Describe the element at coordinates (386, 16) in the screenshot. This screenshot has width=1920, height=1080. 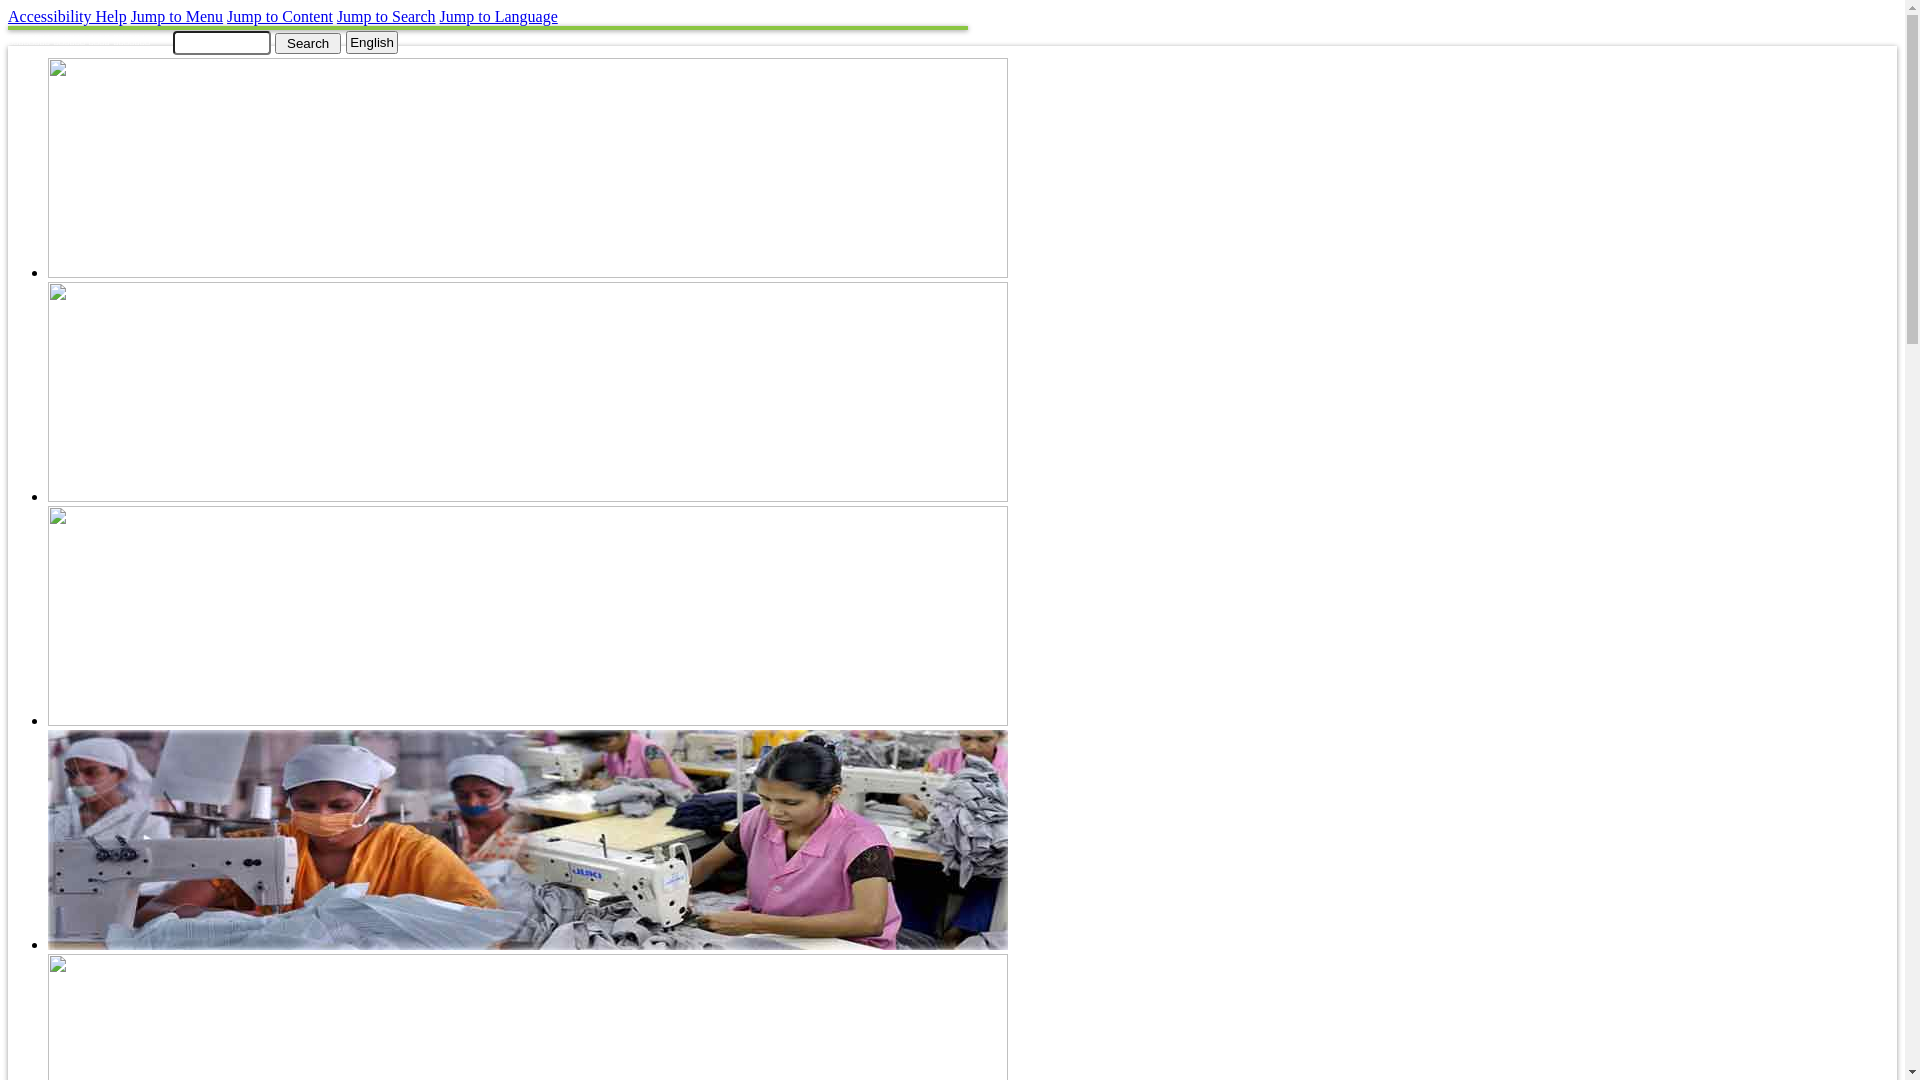
I see `'Jump to Search'` at that location.